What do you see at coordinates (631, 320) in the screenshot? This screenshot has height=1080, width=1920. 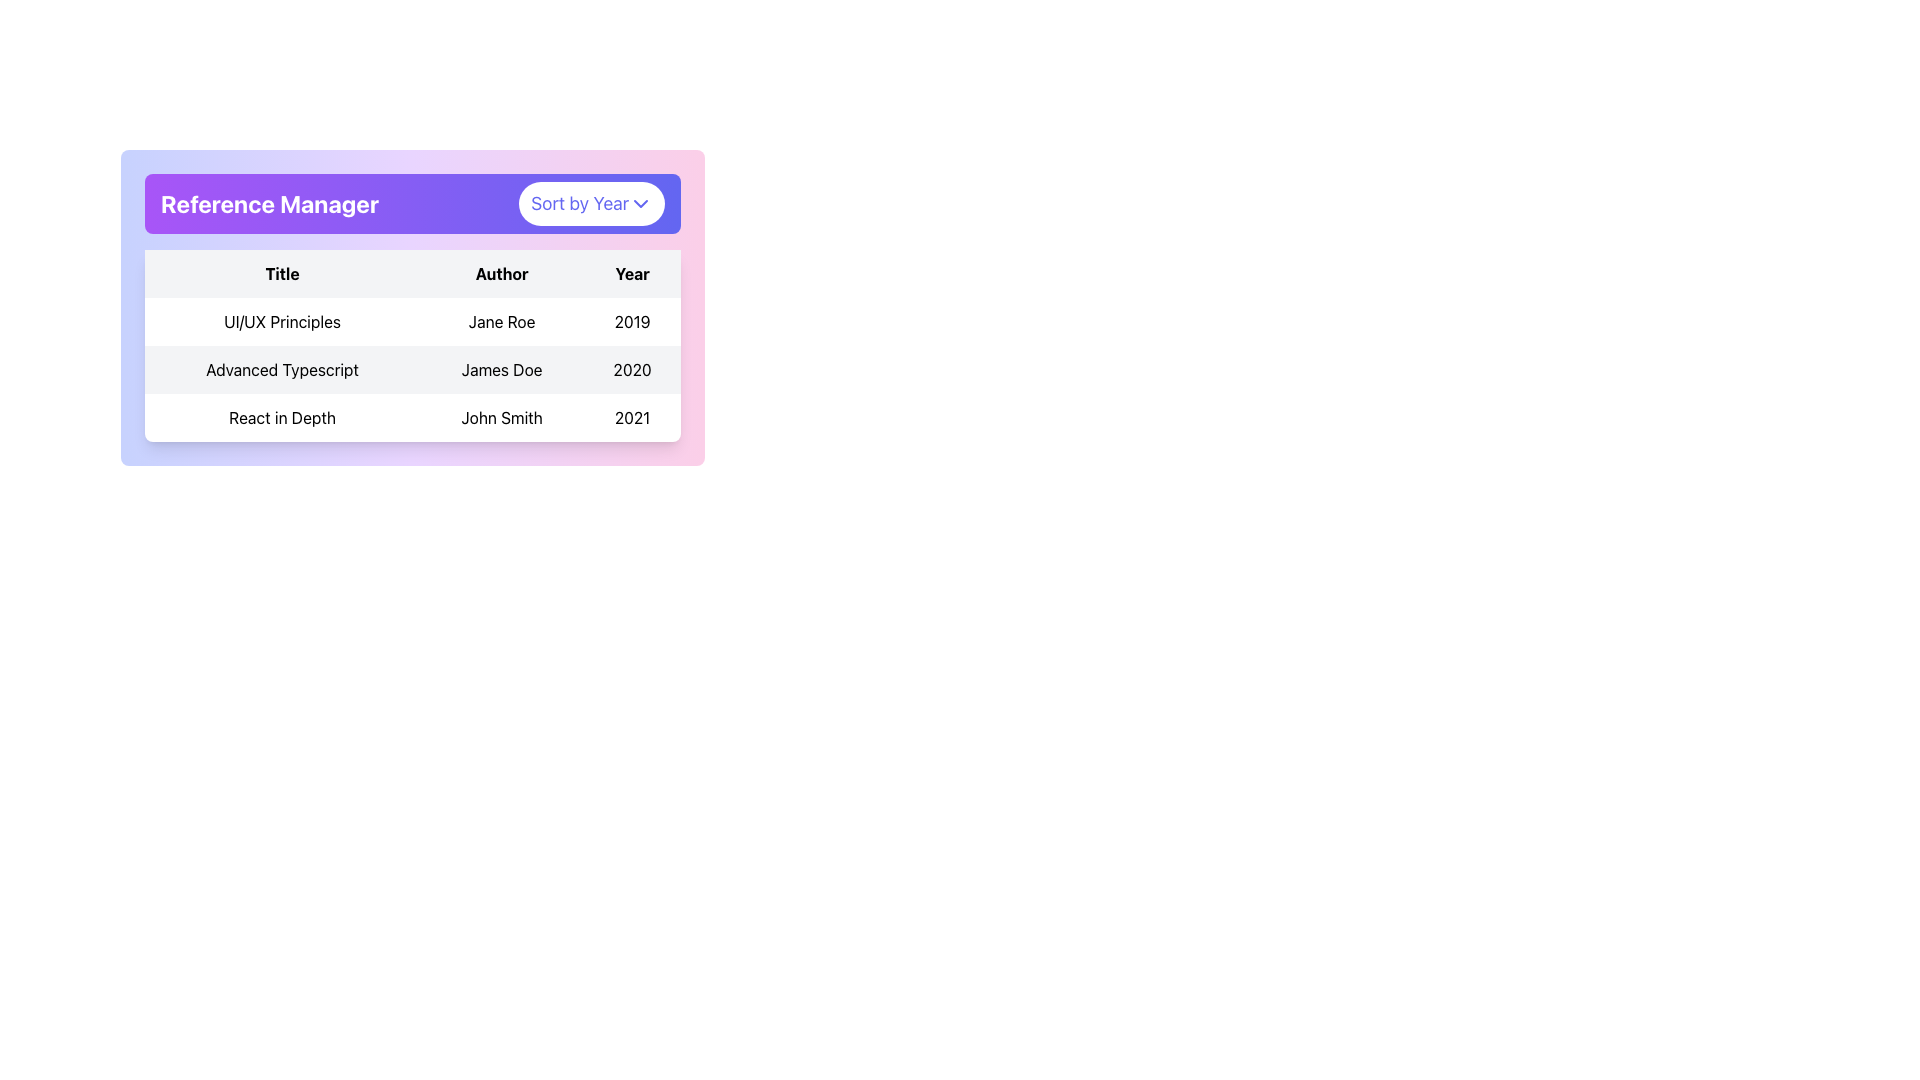 I see `displayed text '2019' from the 'Year' column of the 'UI/UX Principles' row in the table` at bounding box center [631, 320].